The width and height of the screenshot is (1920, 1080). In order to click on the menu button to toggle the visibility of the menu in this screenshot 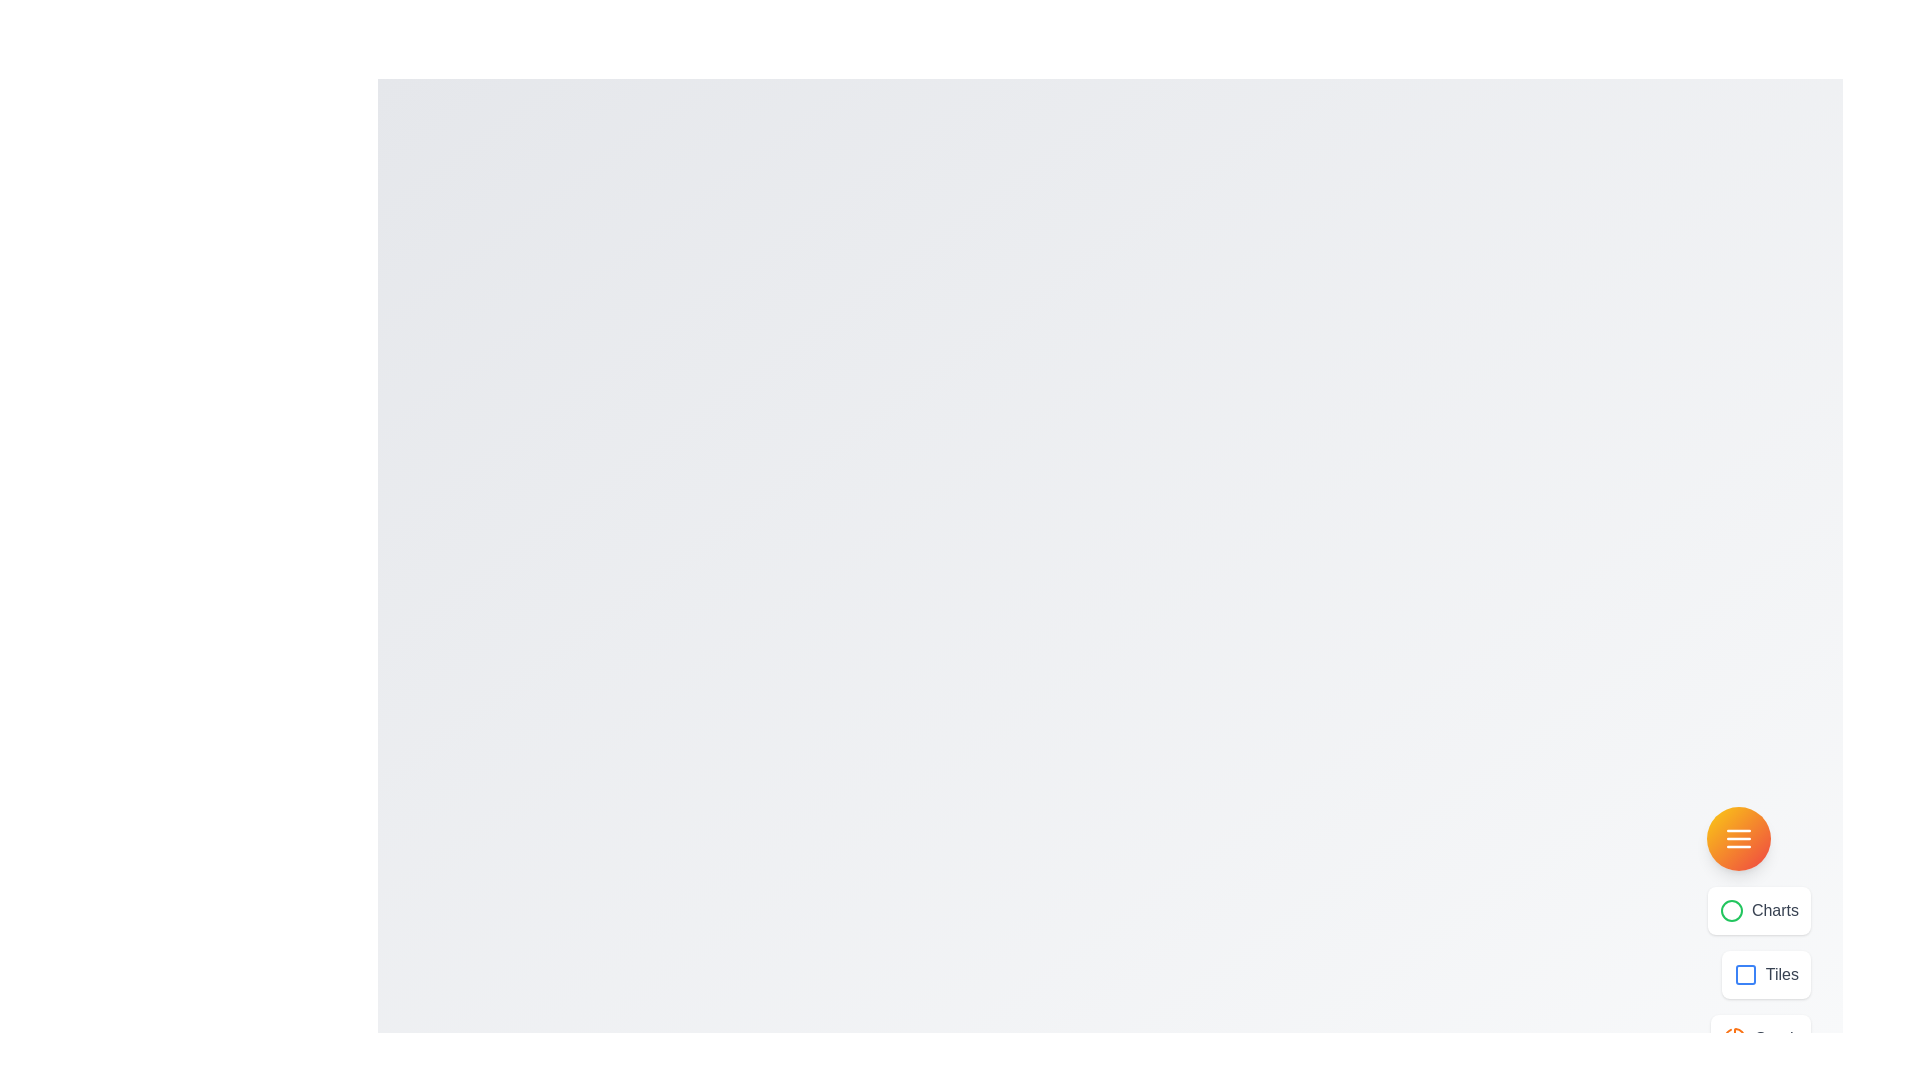, I will do `click(1737, 839)`.